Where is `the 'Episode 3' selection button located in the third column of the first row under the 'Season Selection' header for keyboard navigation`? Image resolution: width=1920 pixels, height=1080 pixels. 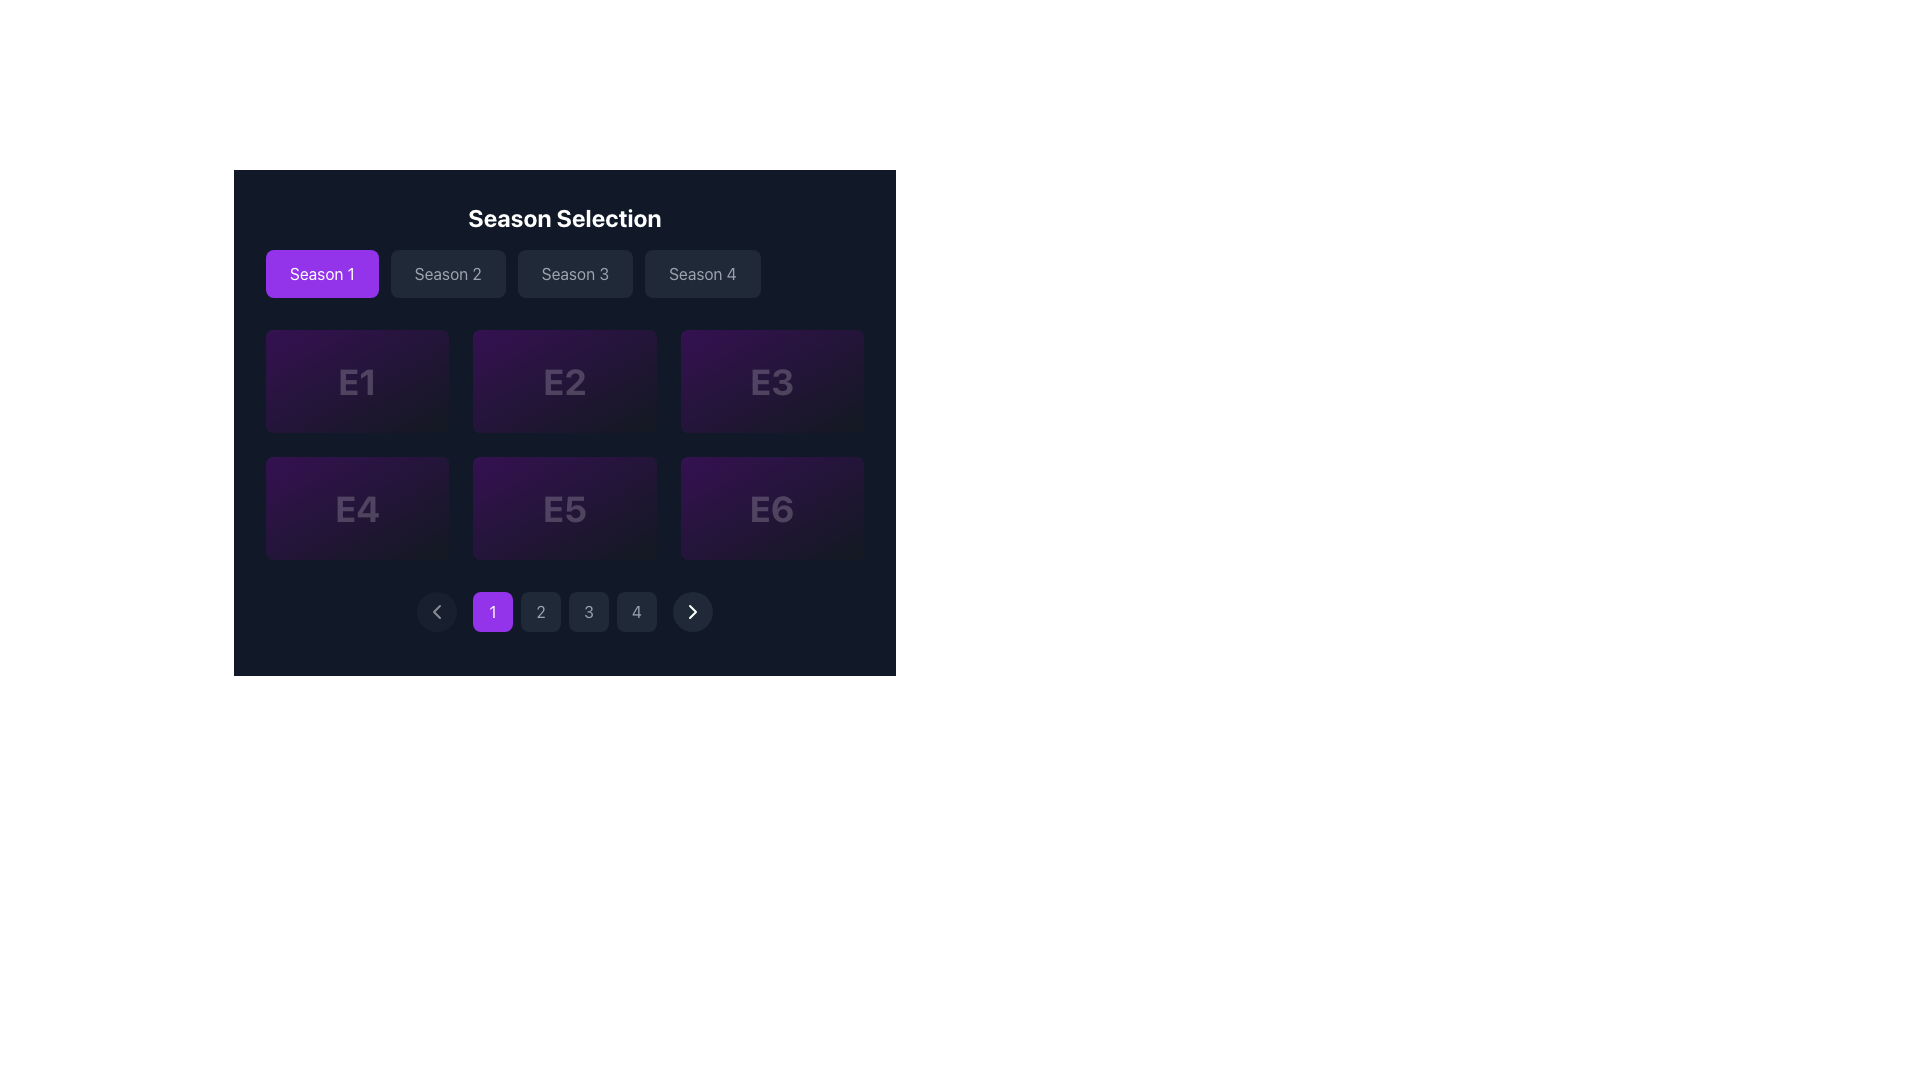 the 'Episode 3' selection button located in the third column of the first row under the 'Season Selection' header for keyboard navigation is located at coordinates (771, 381).